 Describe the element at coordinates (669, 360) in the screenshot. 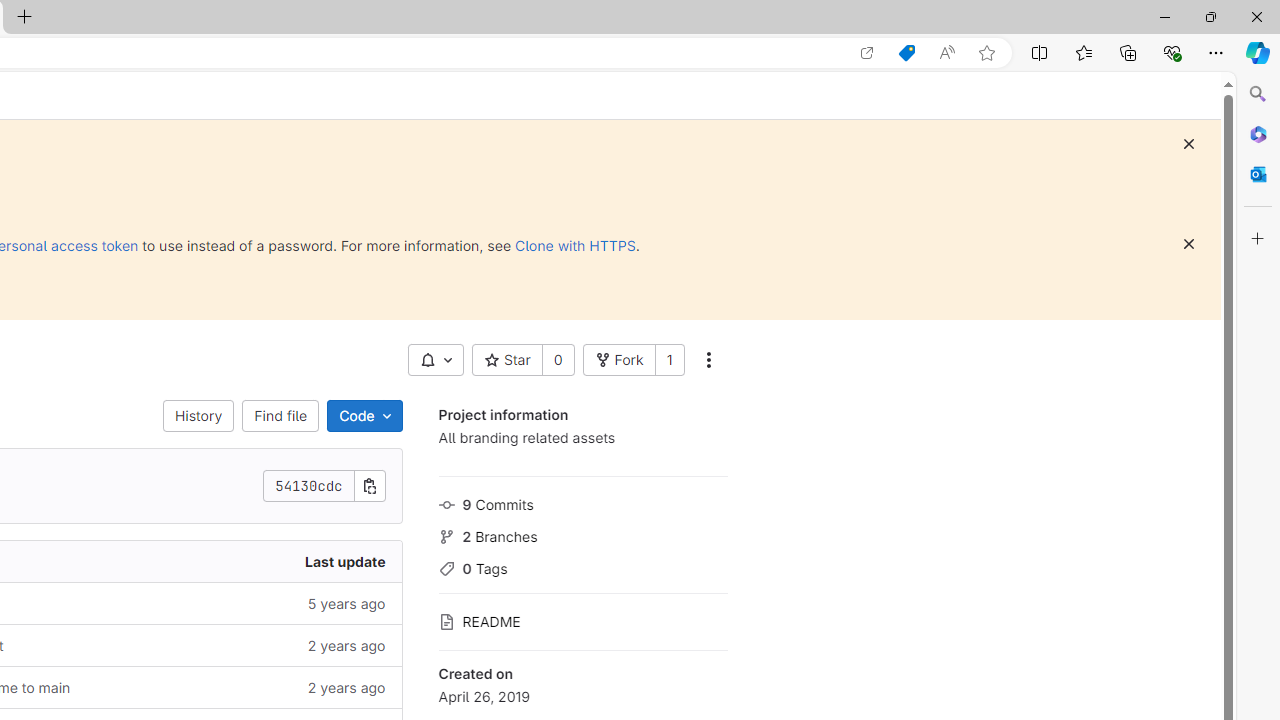

I see `'1'` at that location.